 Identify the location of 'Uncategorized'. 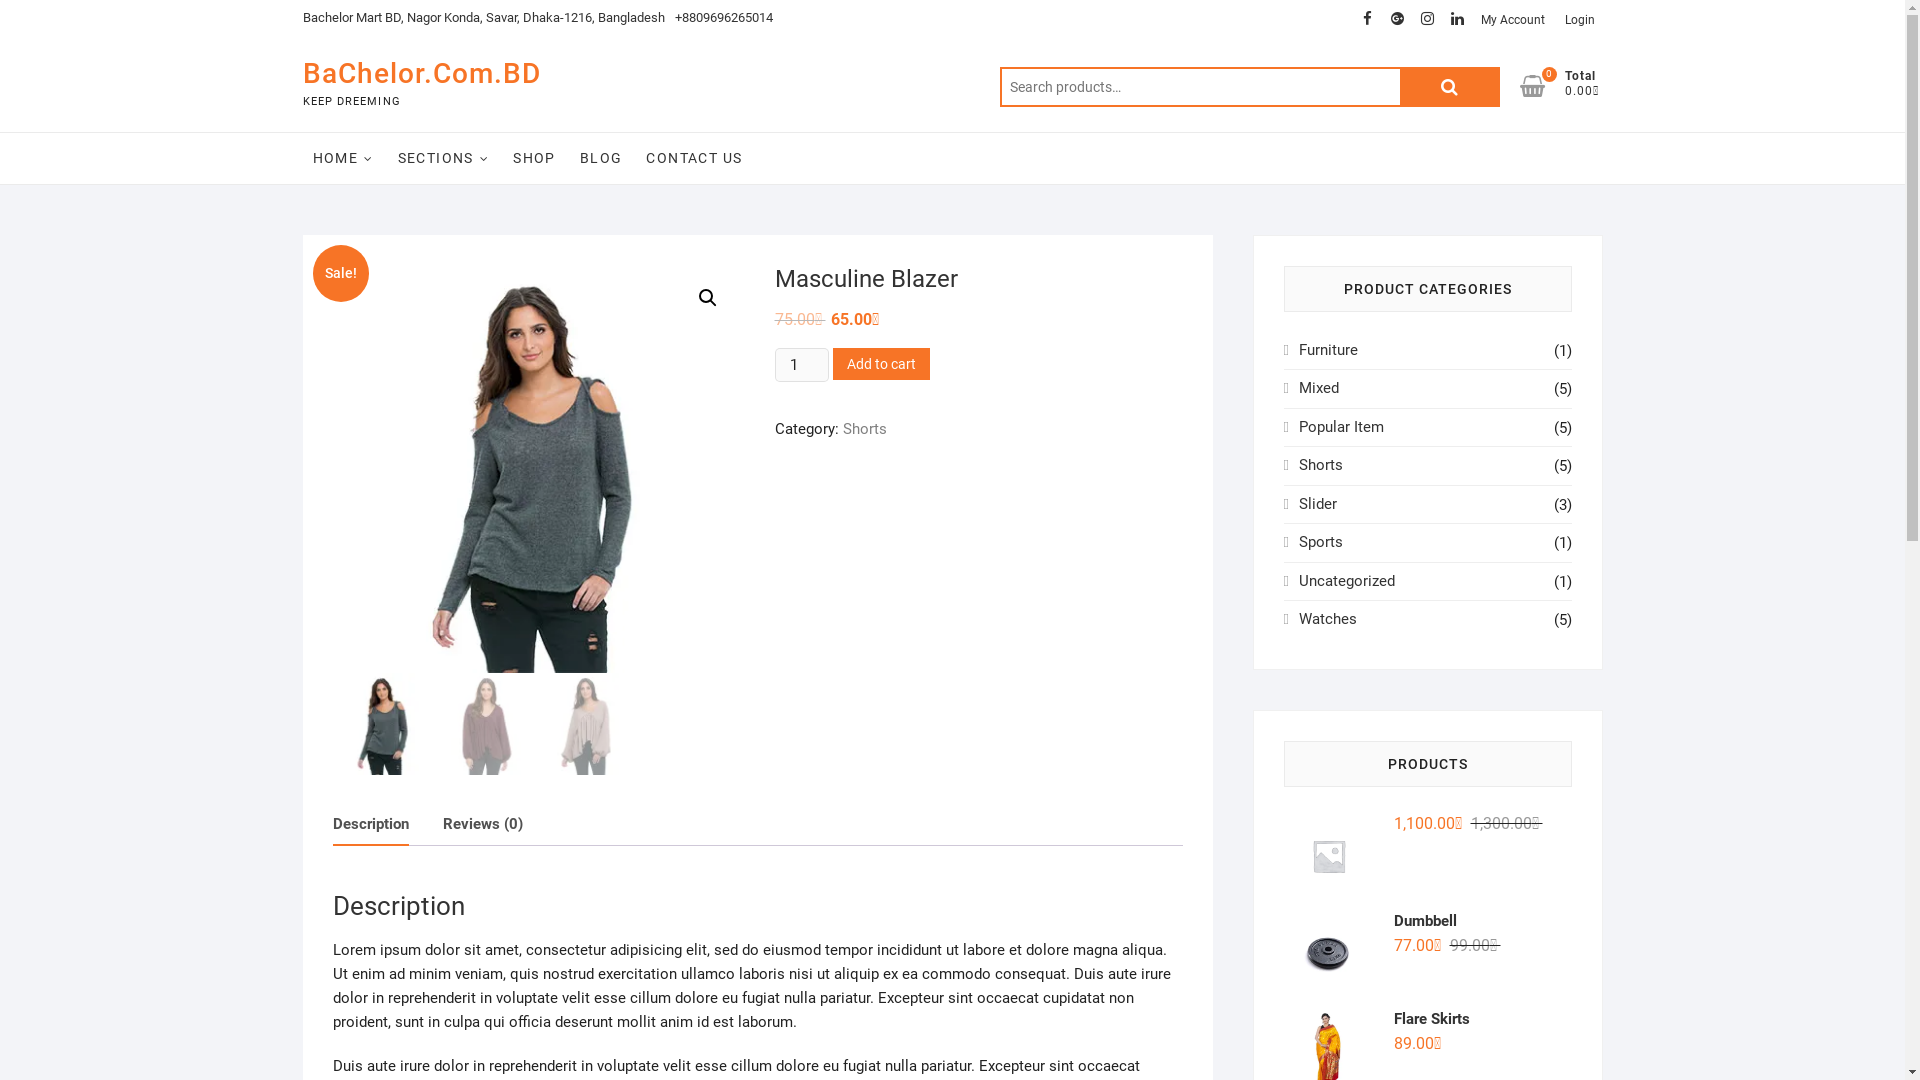
(1347, 581).